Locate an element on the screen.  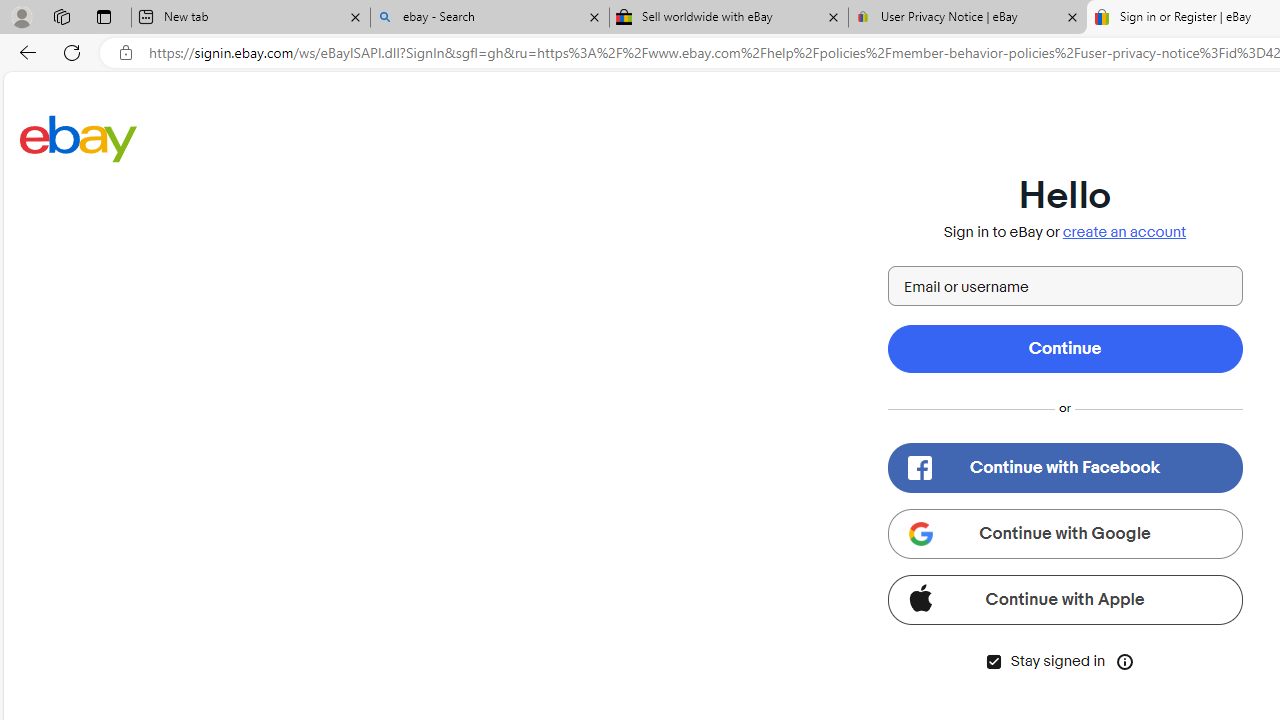
'Continue with Google' is located at coordinates (1063, 532).